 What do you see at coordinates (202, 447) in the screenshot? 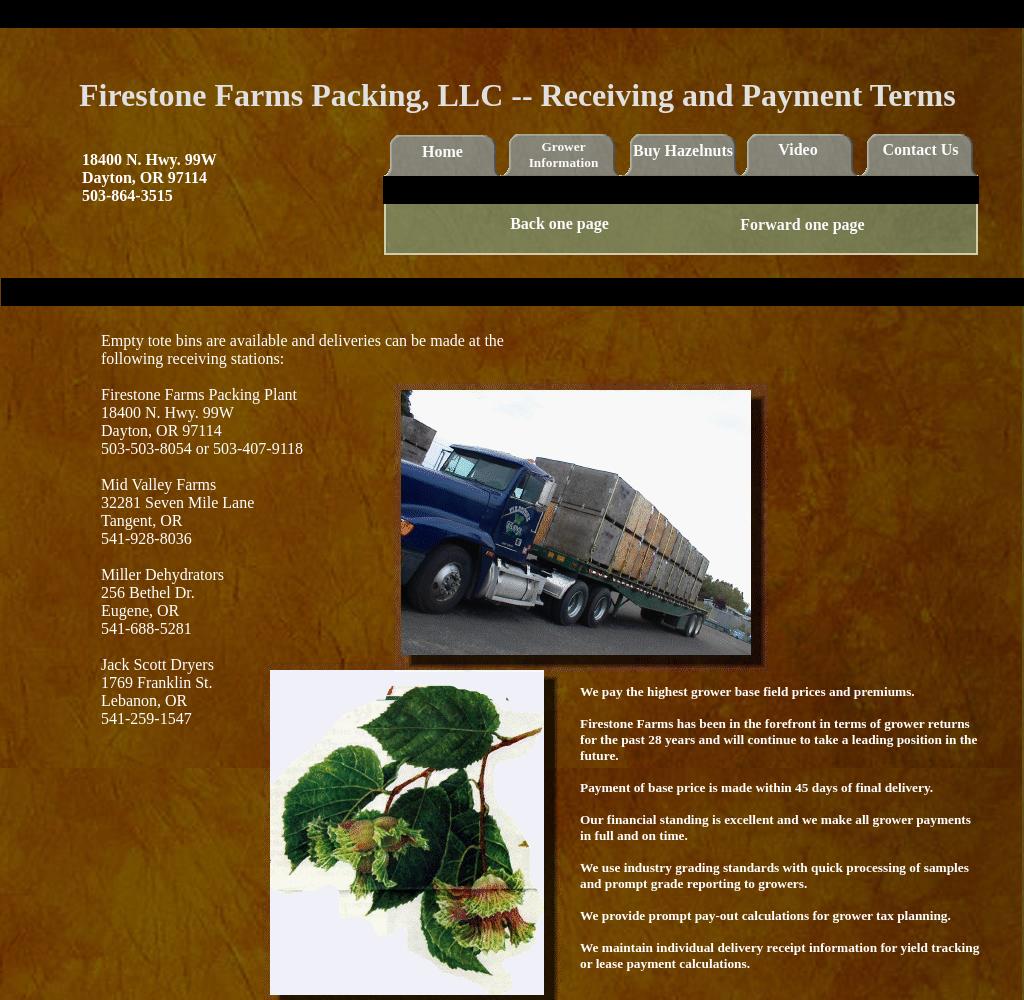
I see `'503-503-8054 or 503-407-9118'` at bounding box center [202, 447].